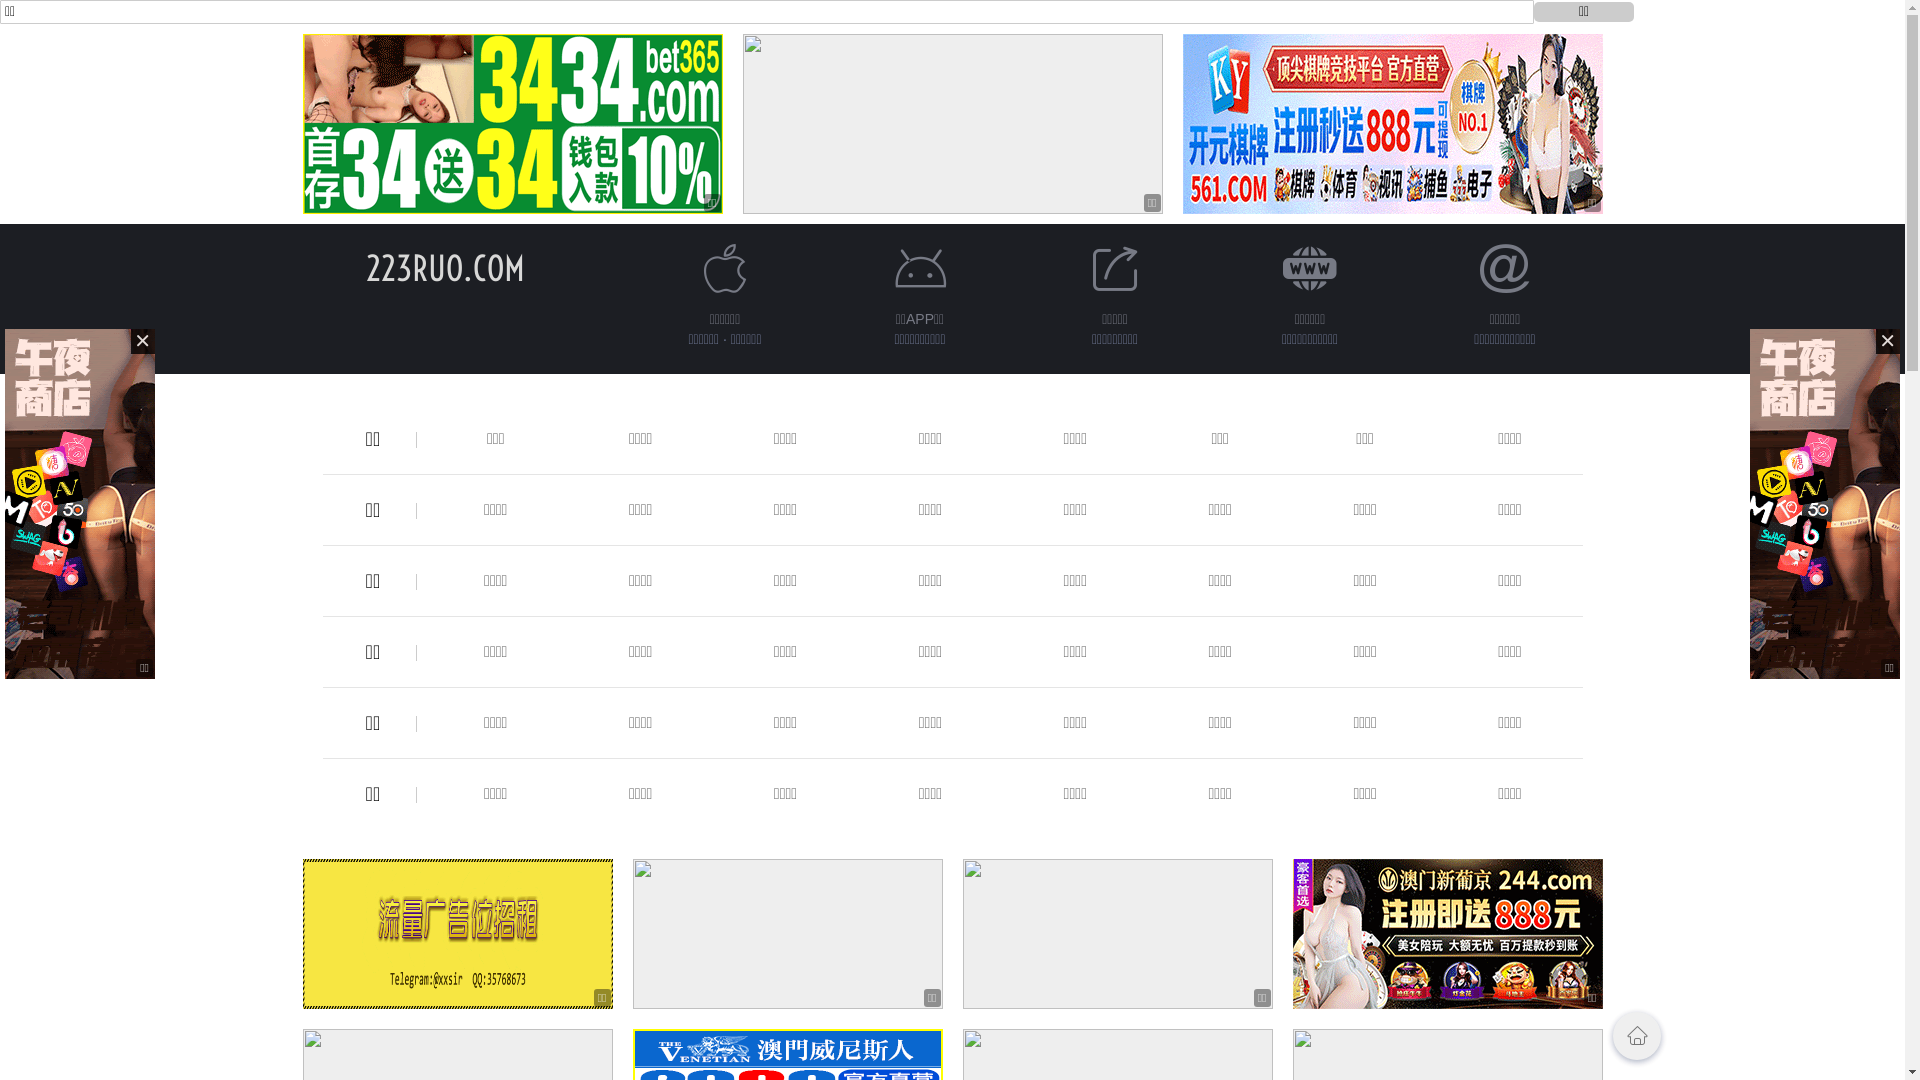  I want to click on '223RUO.COM', so click(444, 267).